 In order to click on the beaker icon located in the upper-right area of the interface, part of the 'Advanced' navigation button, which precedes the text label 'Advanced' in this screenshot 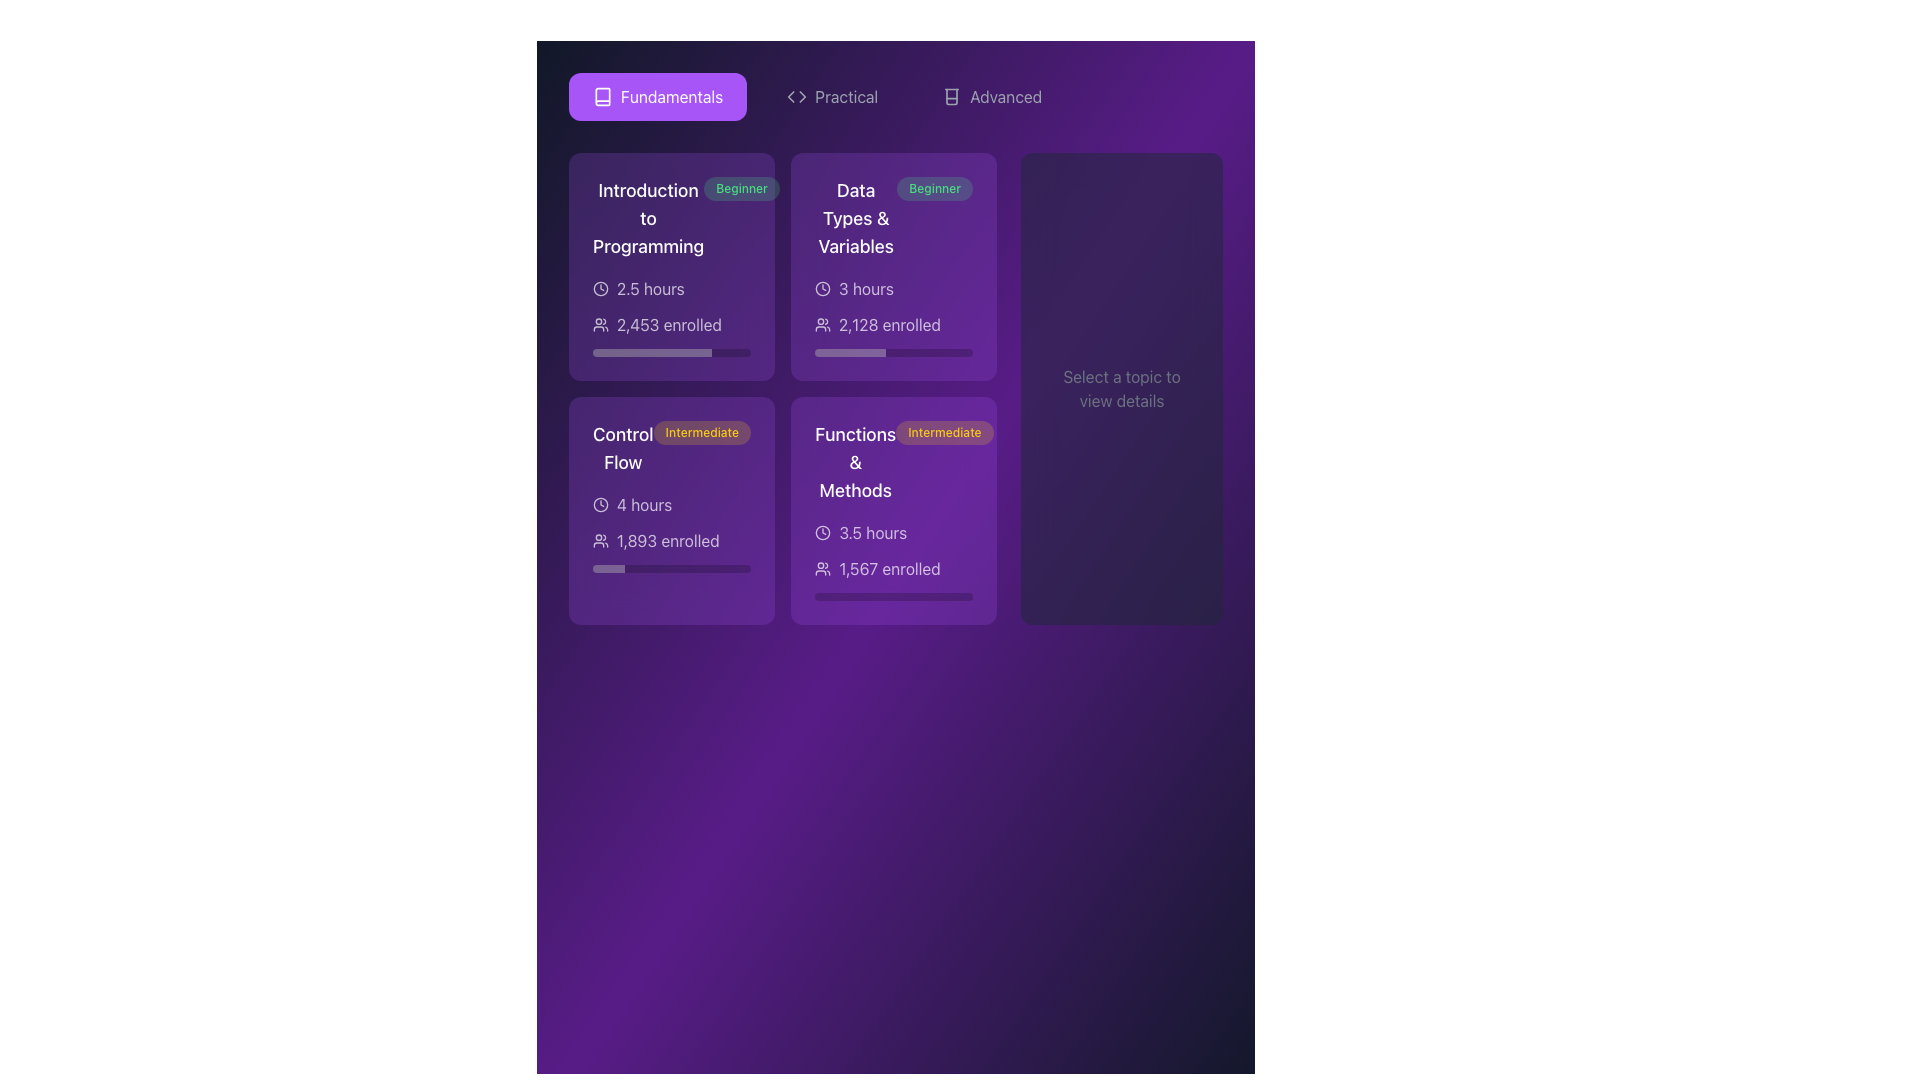, I will do `click(951, 96)`.